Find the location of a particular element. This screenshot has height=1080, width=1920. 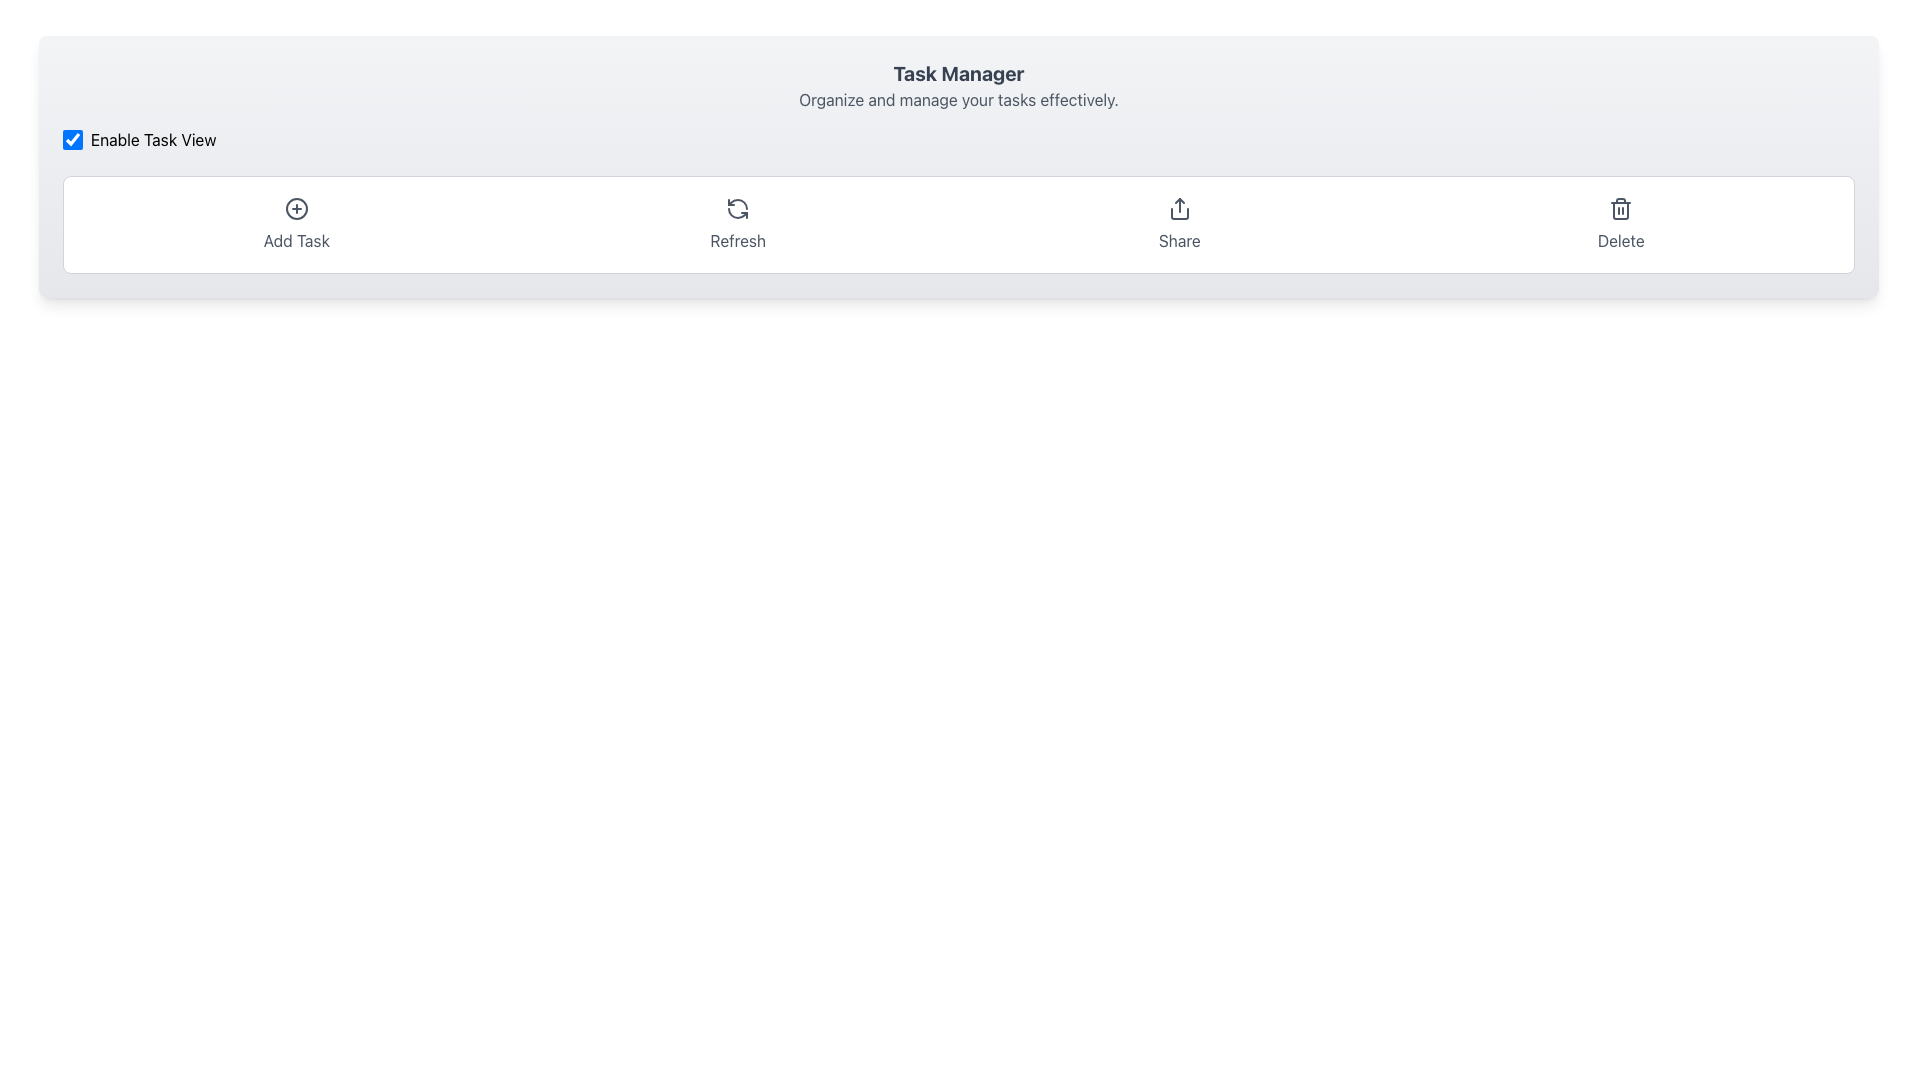

the descriptive subtitle located directly below the 'Task Manager' heading, which is purely informational and non-interactive is located at coordinates (958, 100).